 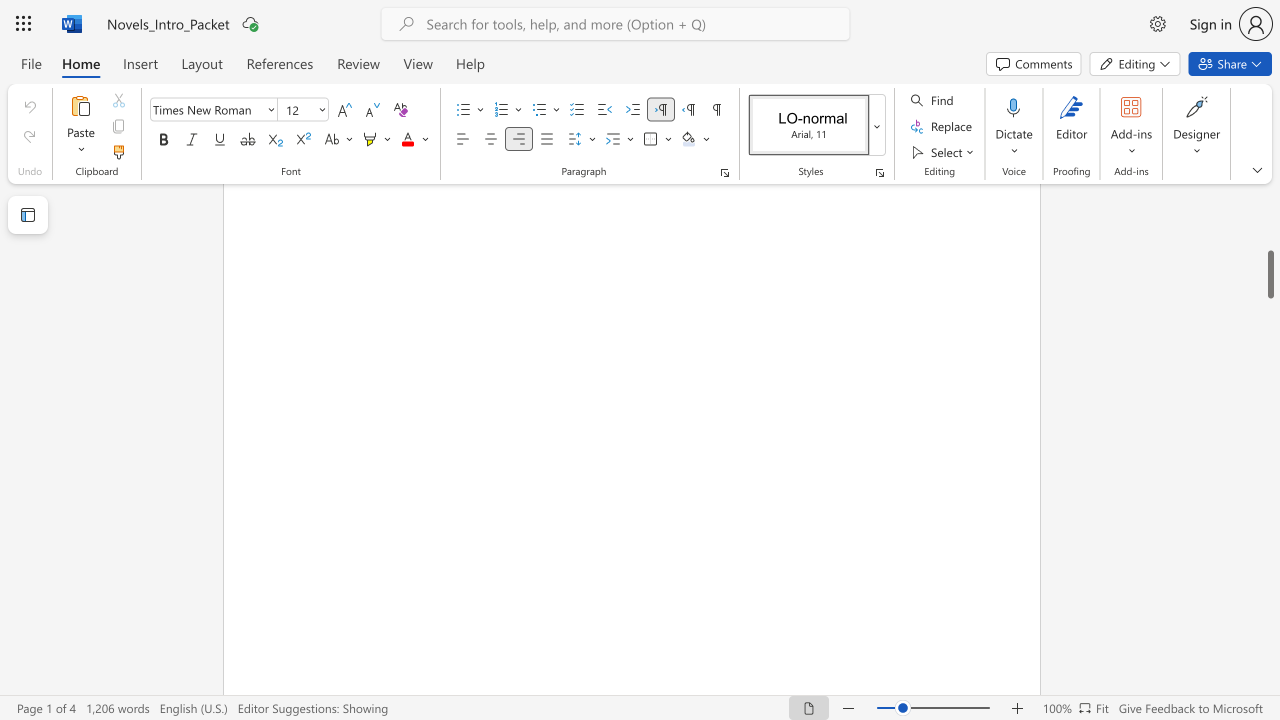 I want to click on the scrollbar and move up 230 pixels, so click(x=1269, y=274).